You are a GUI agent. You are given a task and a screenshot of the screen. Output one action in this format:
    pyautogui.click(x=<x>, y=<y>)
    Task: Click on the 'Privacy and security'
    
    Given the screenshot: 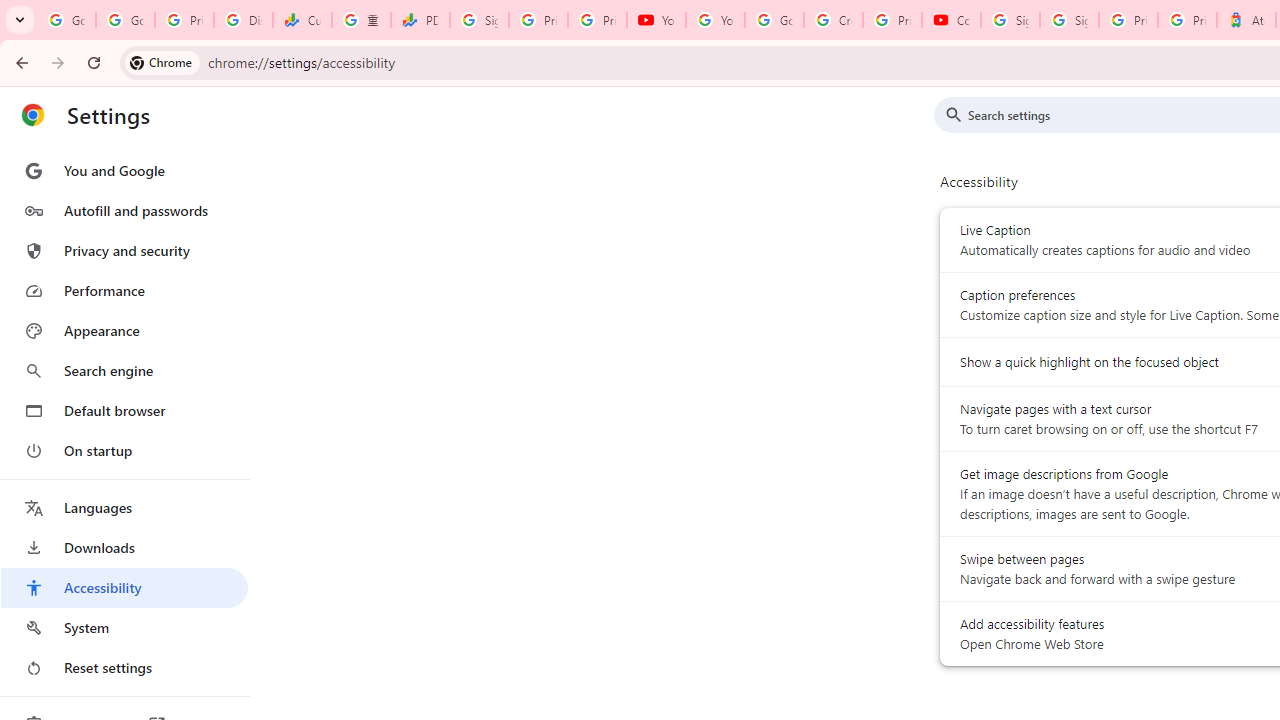 What is the action you would take?
    pyautogui.click(x=123, y=249)
    